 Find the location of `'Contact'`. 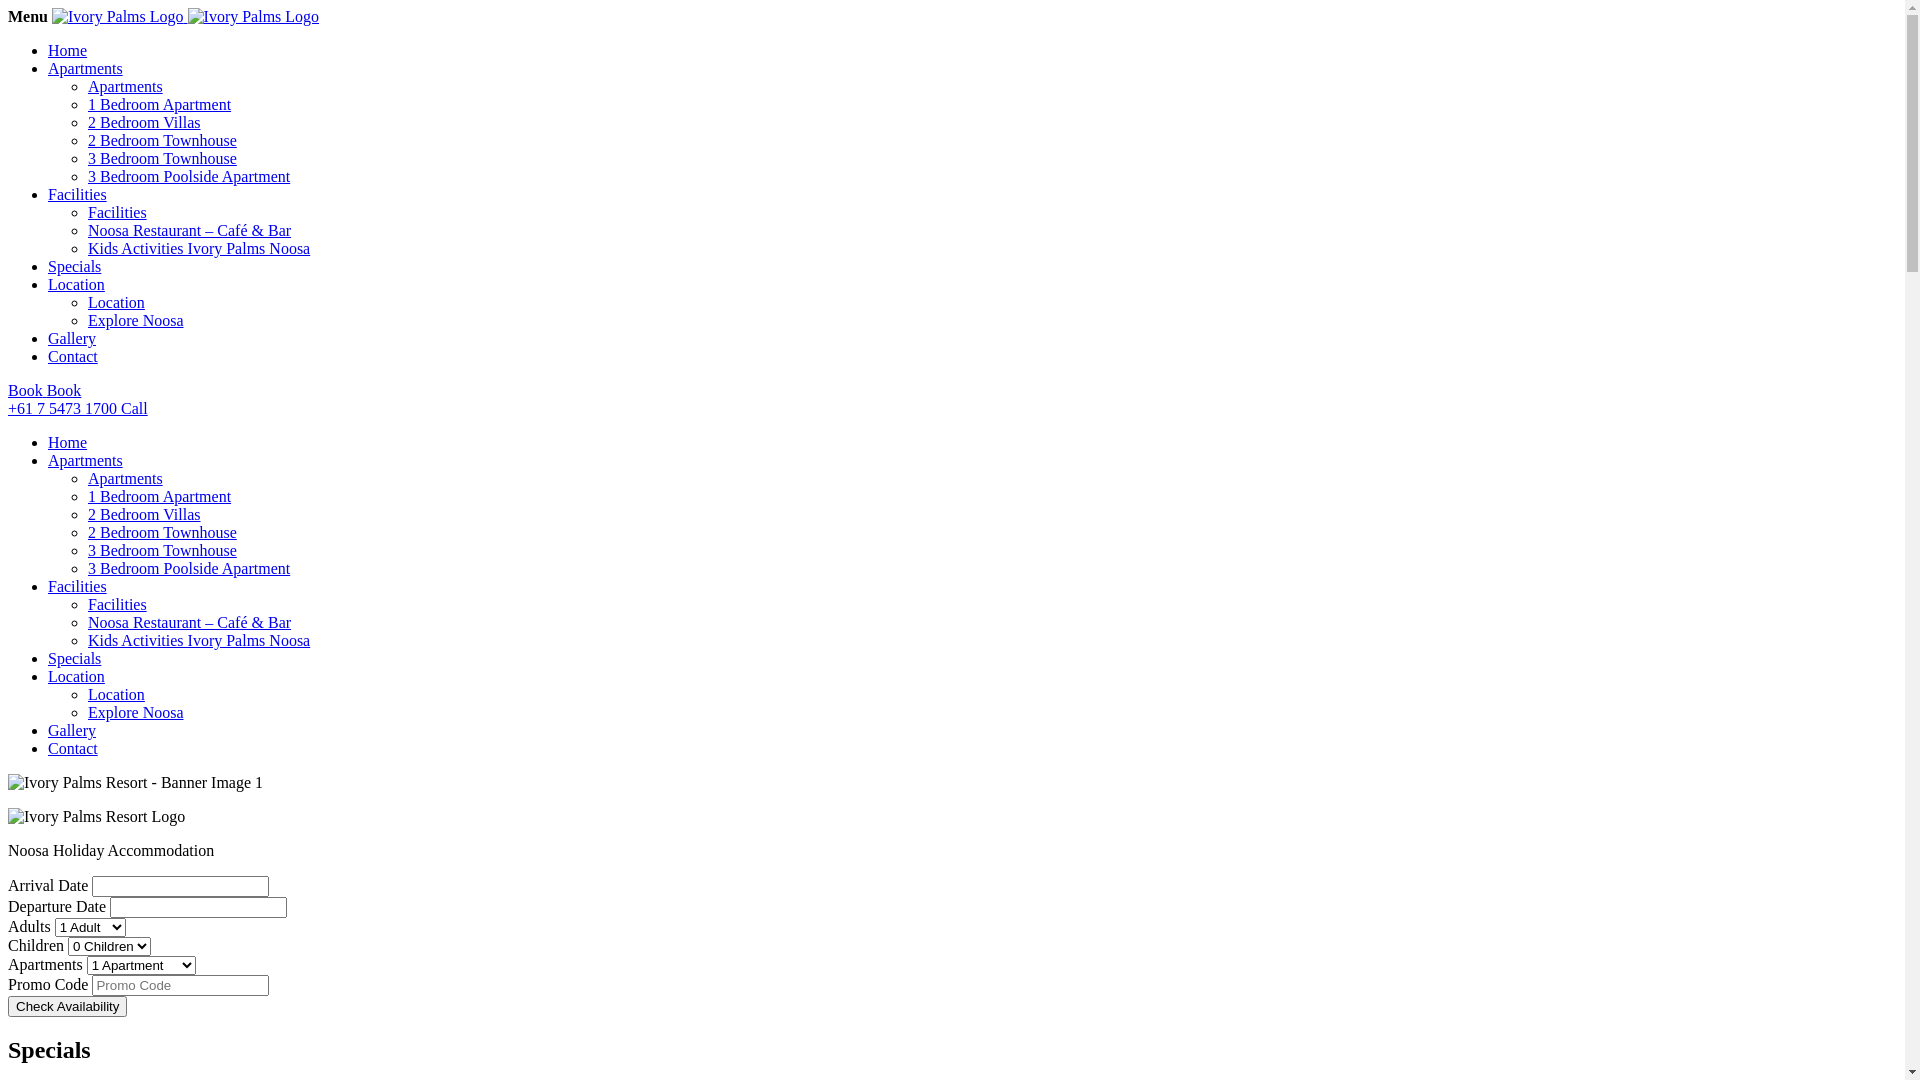

'Contact' is located at coordinates (72, 748).